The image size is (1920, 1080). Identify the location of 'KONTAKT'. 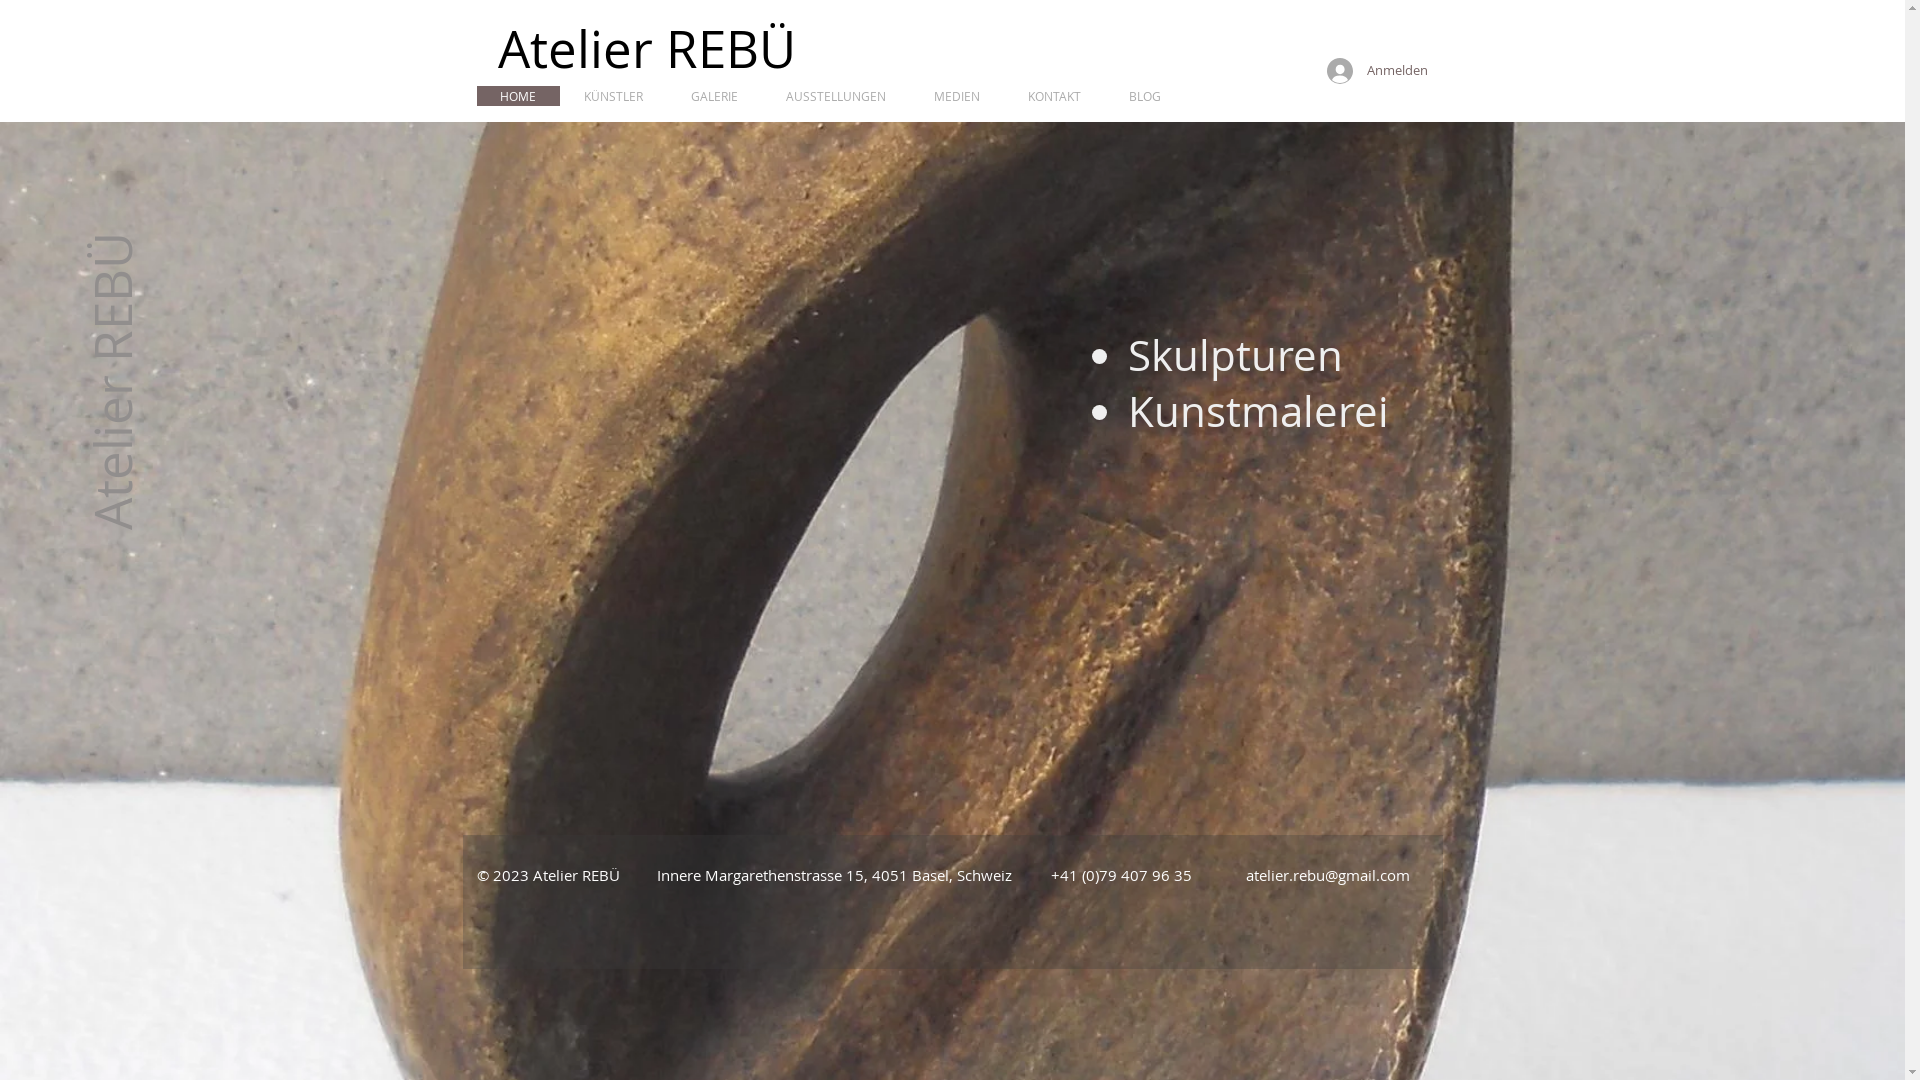
(1003, 96).